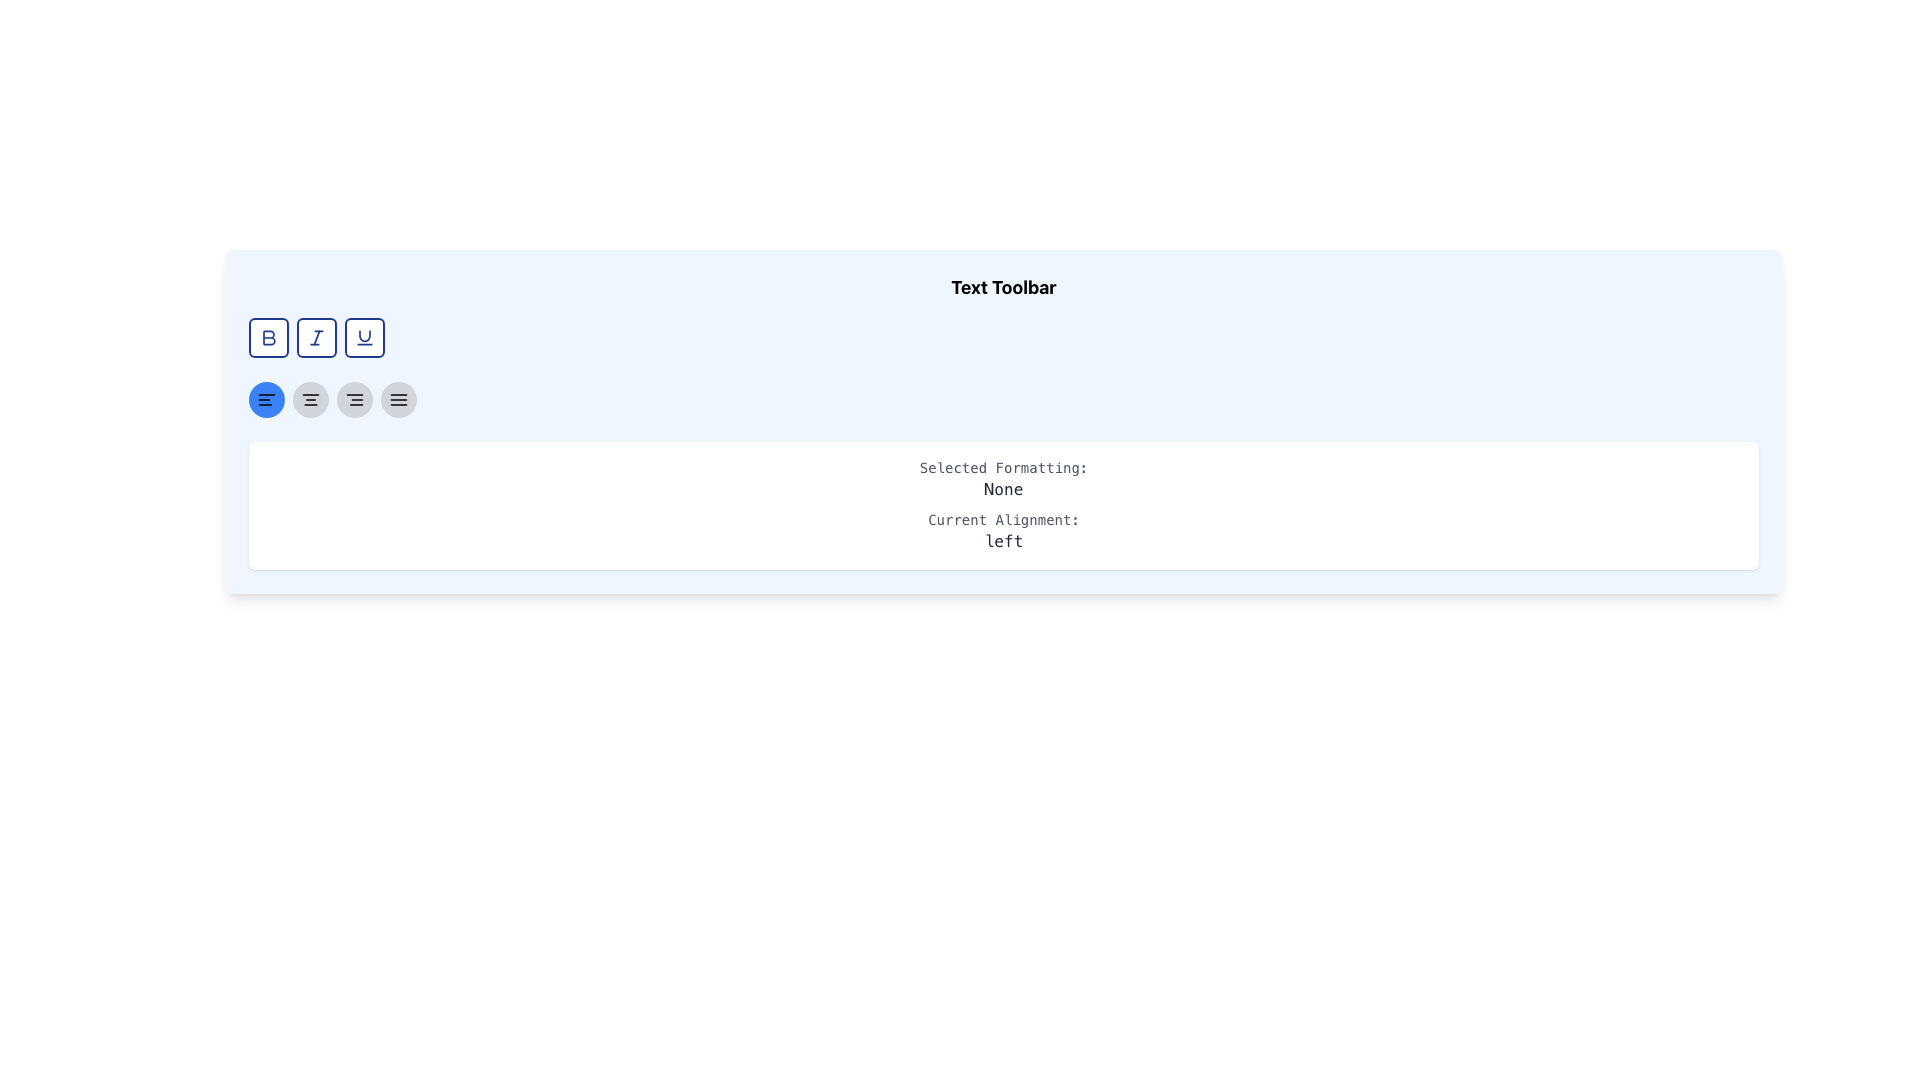 Image resolution: width=1920 pixels, height=1080 pixels. I want to click on the informational Text Label displaying the current alignment setting, which indicates 'left', located at the bottom of the formatting settings section, so click(1003, 542).